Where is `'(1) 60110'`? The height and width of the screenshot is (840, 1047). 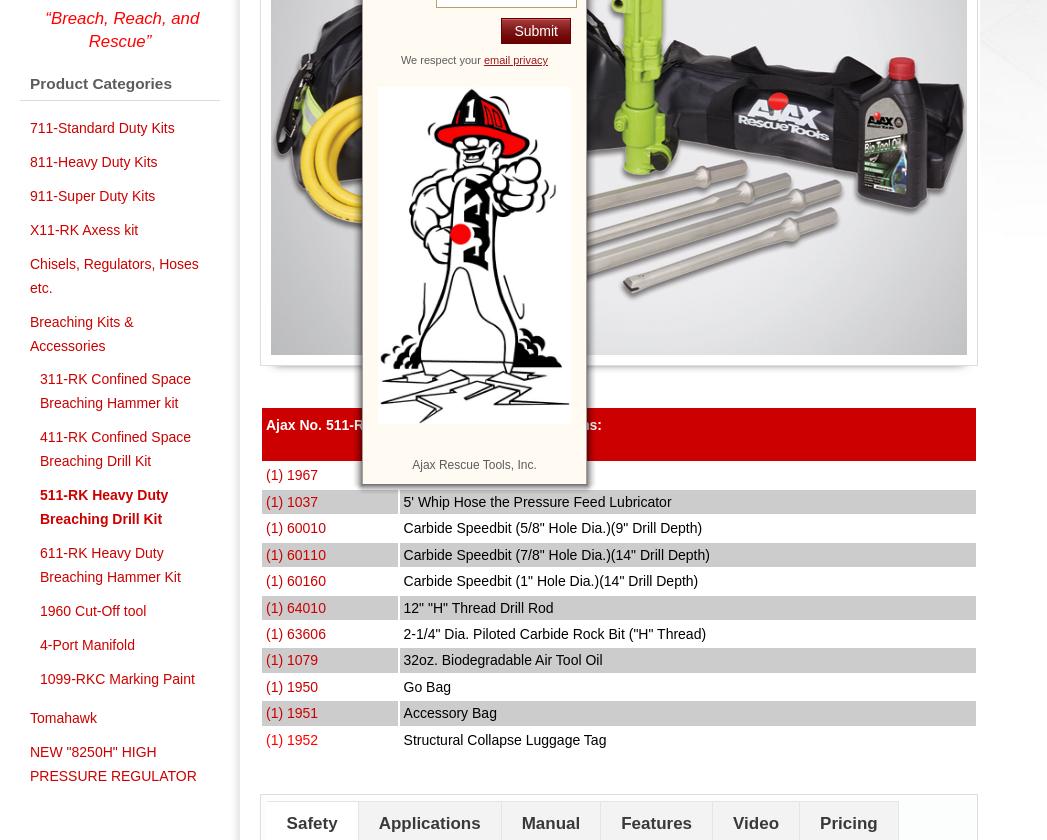 '(1) 60110' is located at coordinates (294, 553).